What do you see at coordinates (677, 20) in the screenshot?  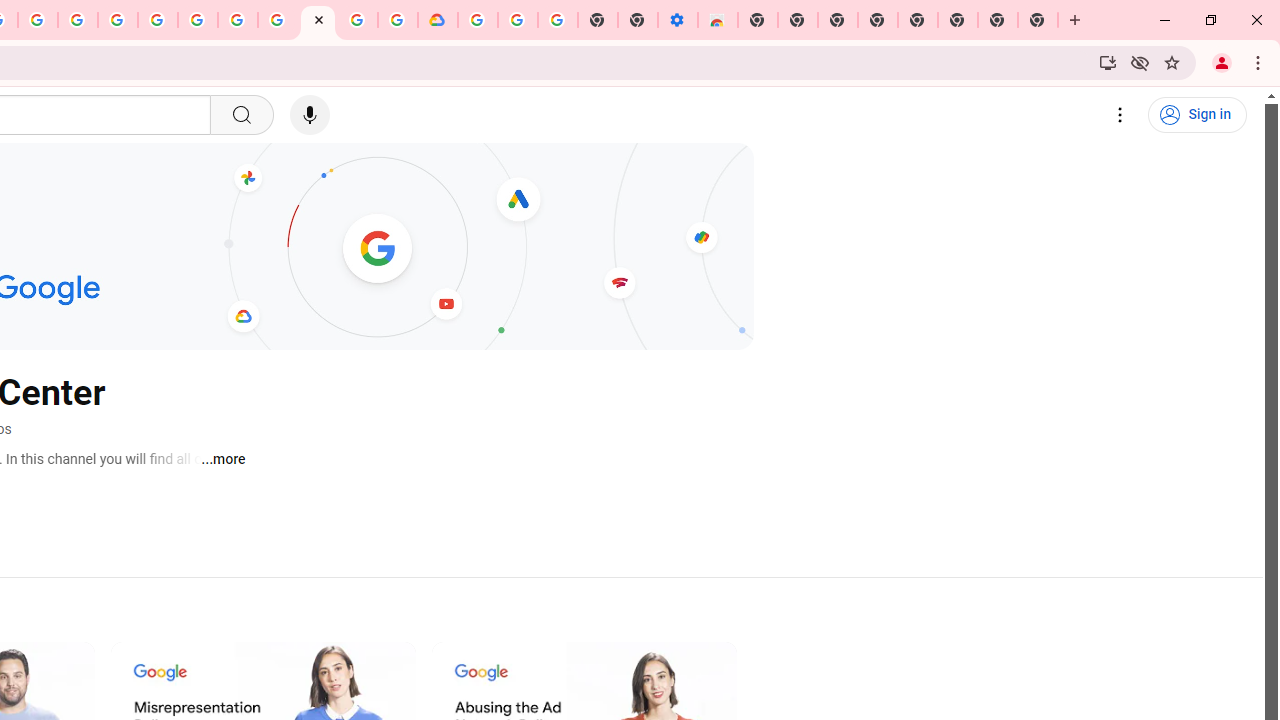 I see `'Settings - Accessibility'` at bounding box center [677, 20].